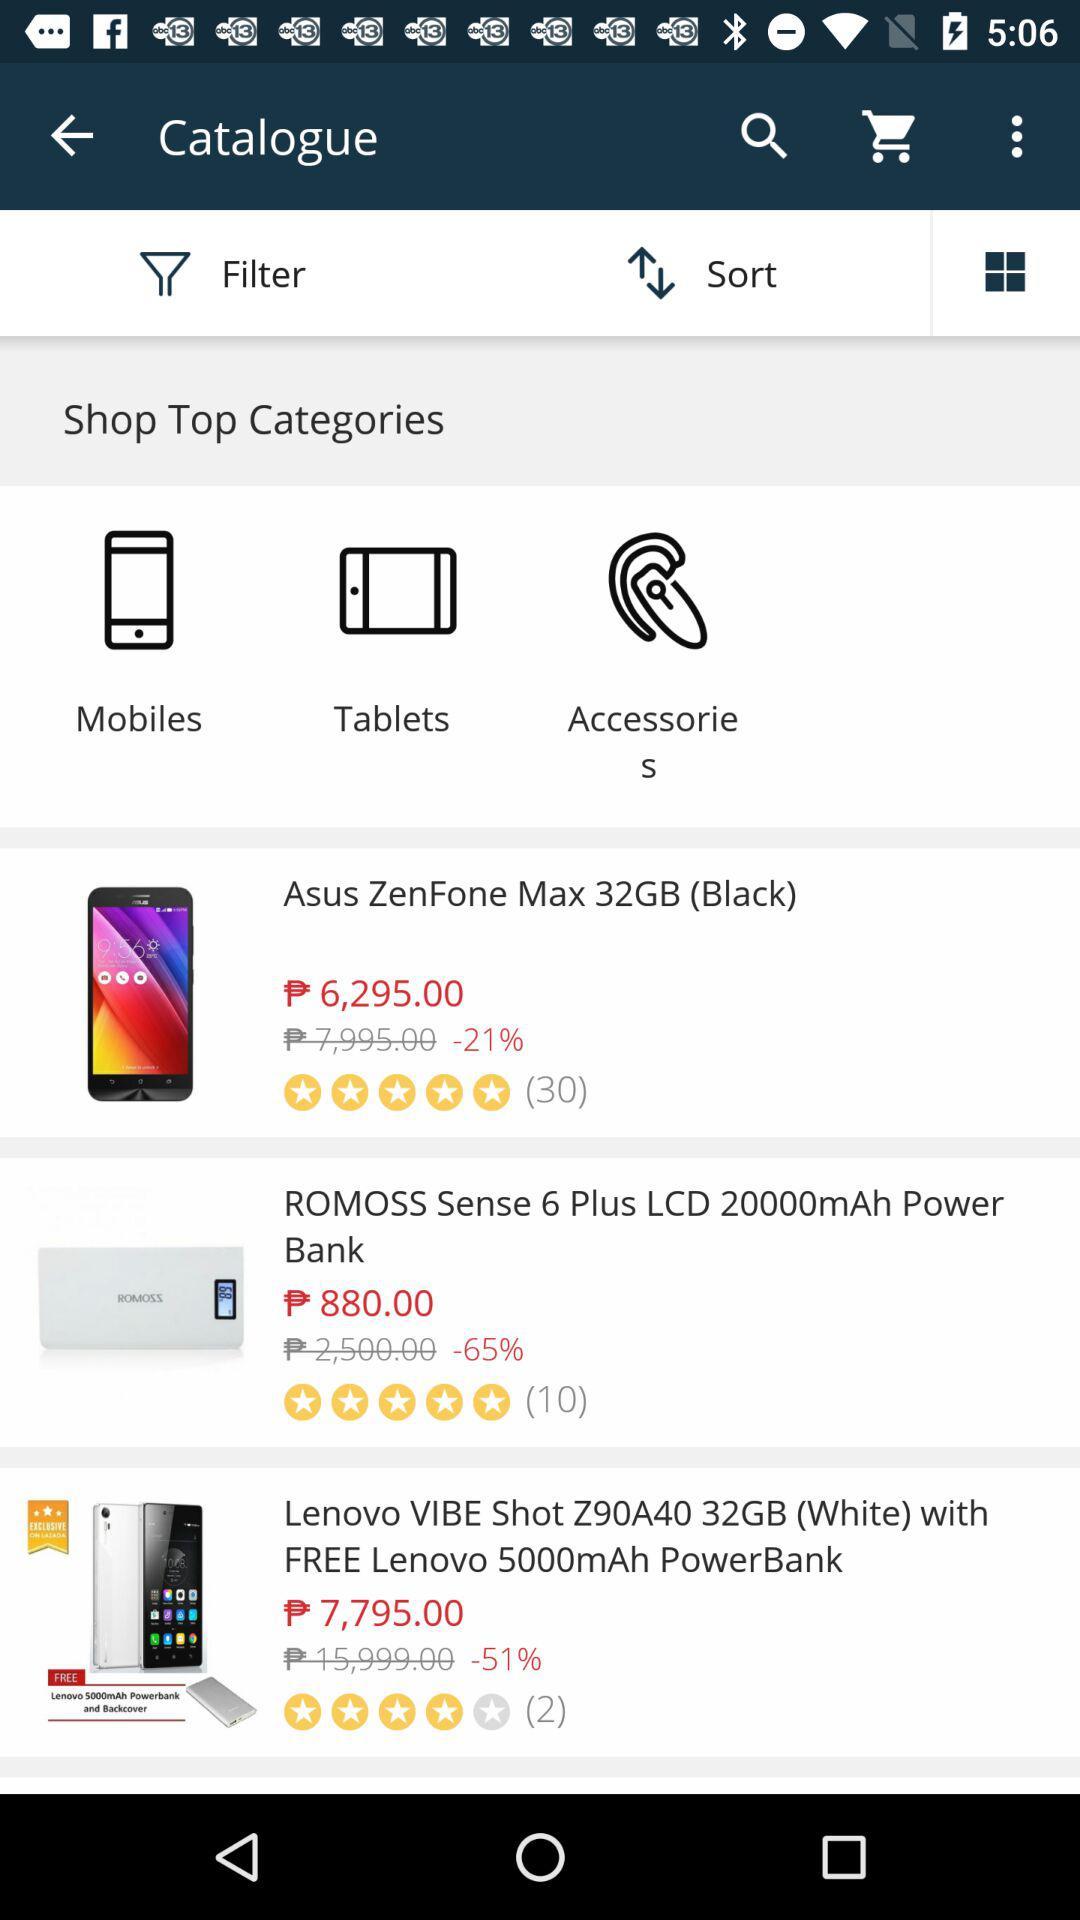 This screenshot has width=1080, height=1920. Describe the element at coordinates (72, 135) in the screenshot. I see `item next to catalogue` at that location.